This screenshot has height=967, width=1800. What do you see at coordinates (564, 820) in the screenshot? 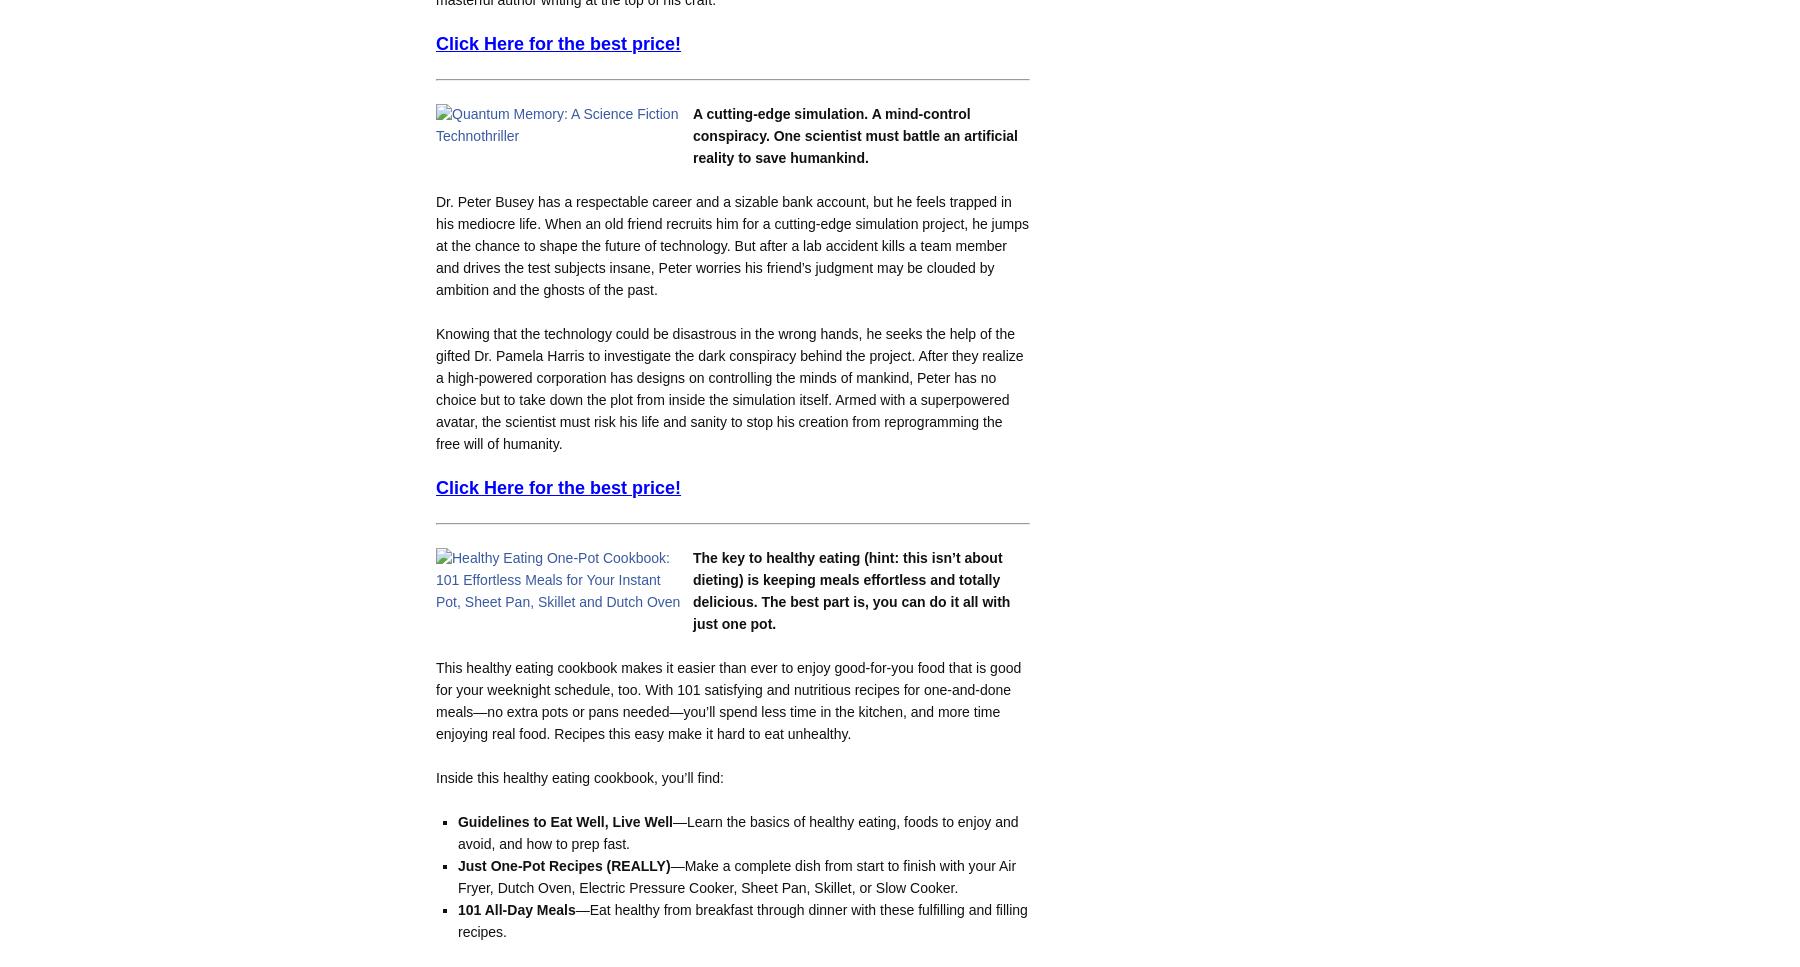
I see `'Guidelines to Eat Well, Live Well'` at bounding box center [564, 820].